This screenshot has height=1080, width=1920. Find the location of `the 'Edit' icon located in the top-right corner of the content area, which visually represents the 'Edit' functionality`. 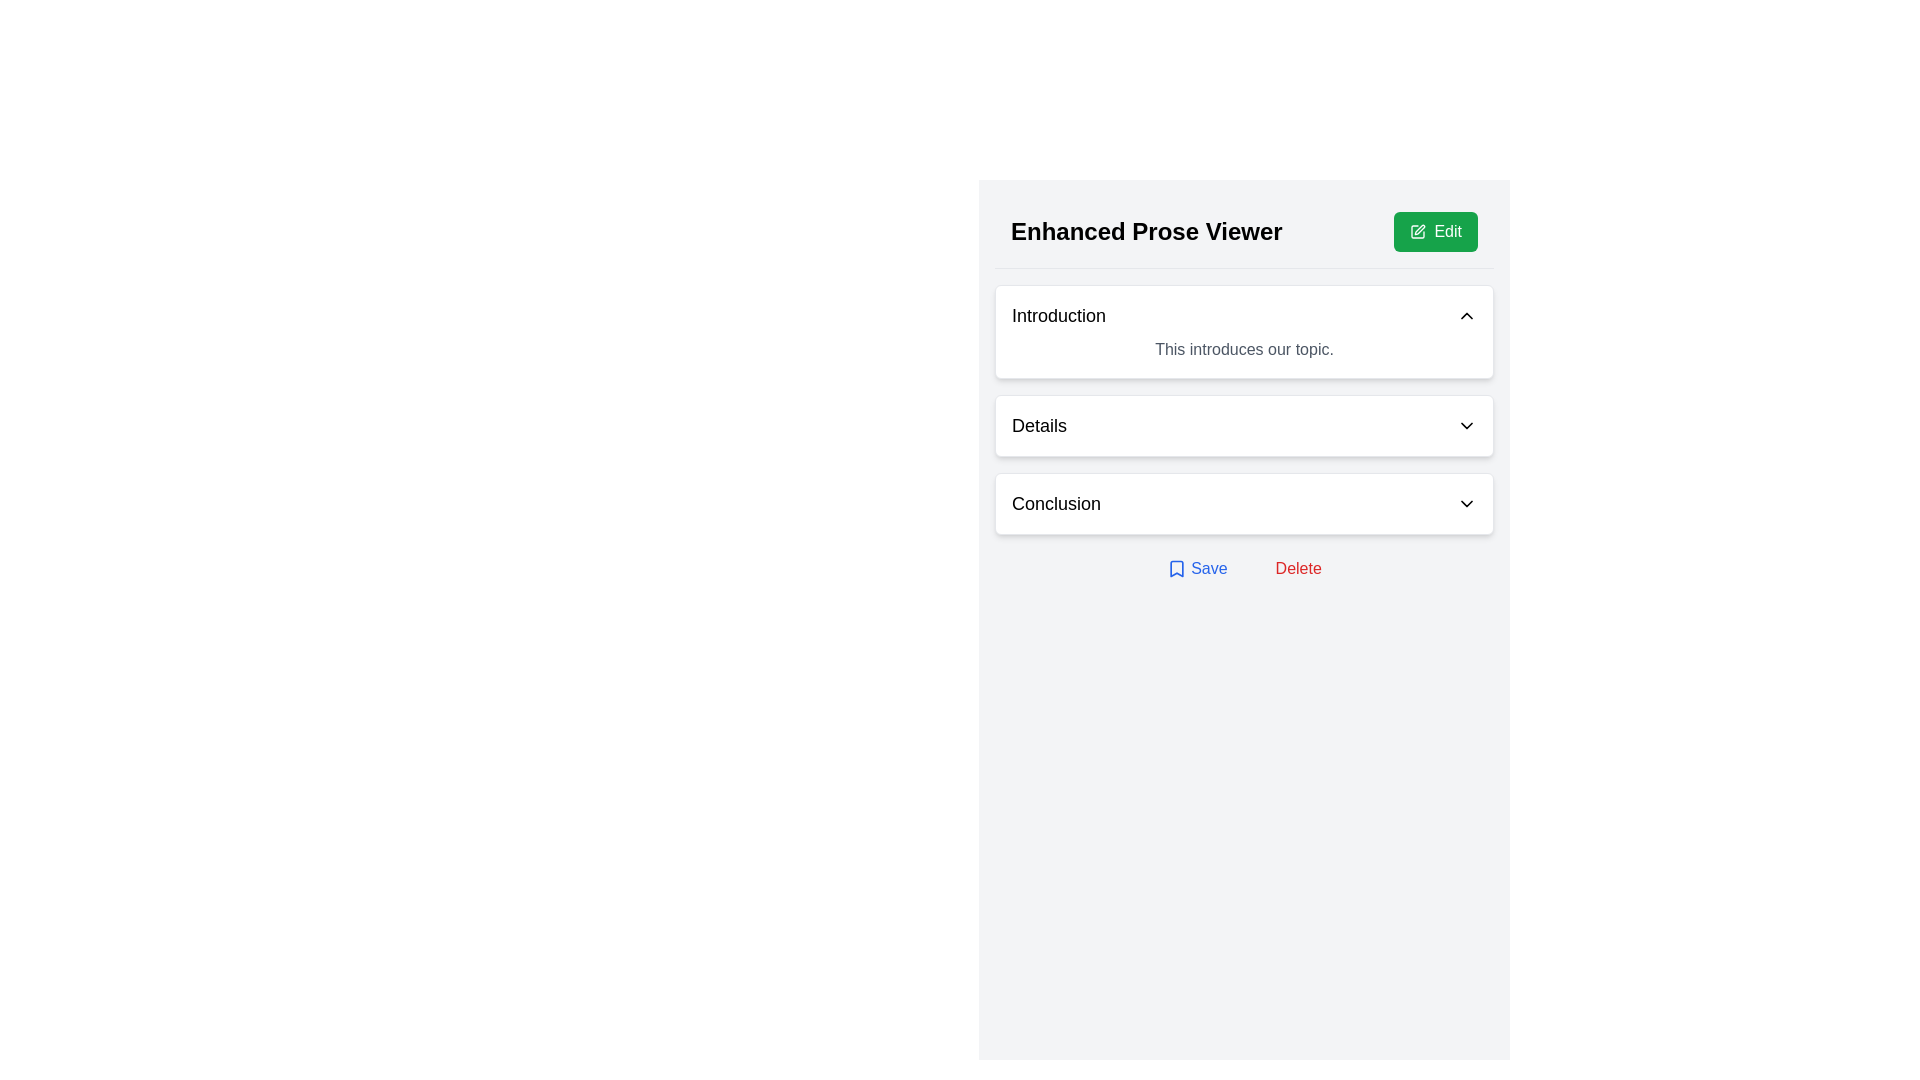

the 'Edit' icon located in the top-right corner of the content area, which visually represents the 'Edit' functionality is located at coordinates (1417, 230).